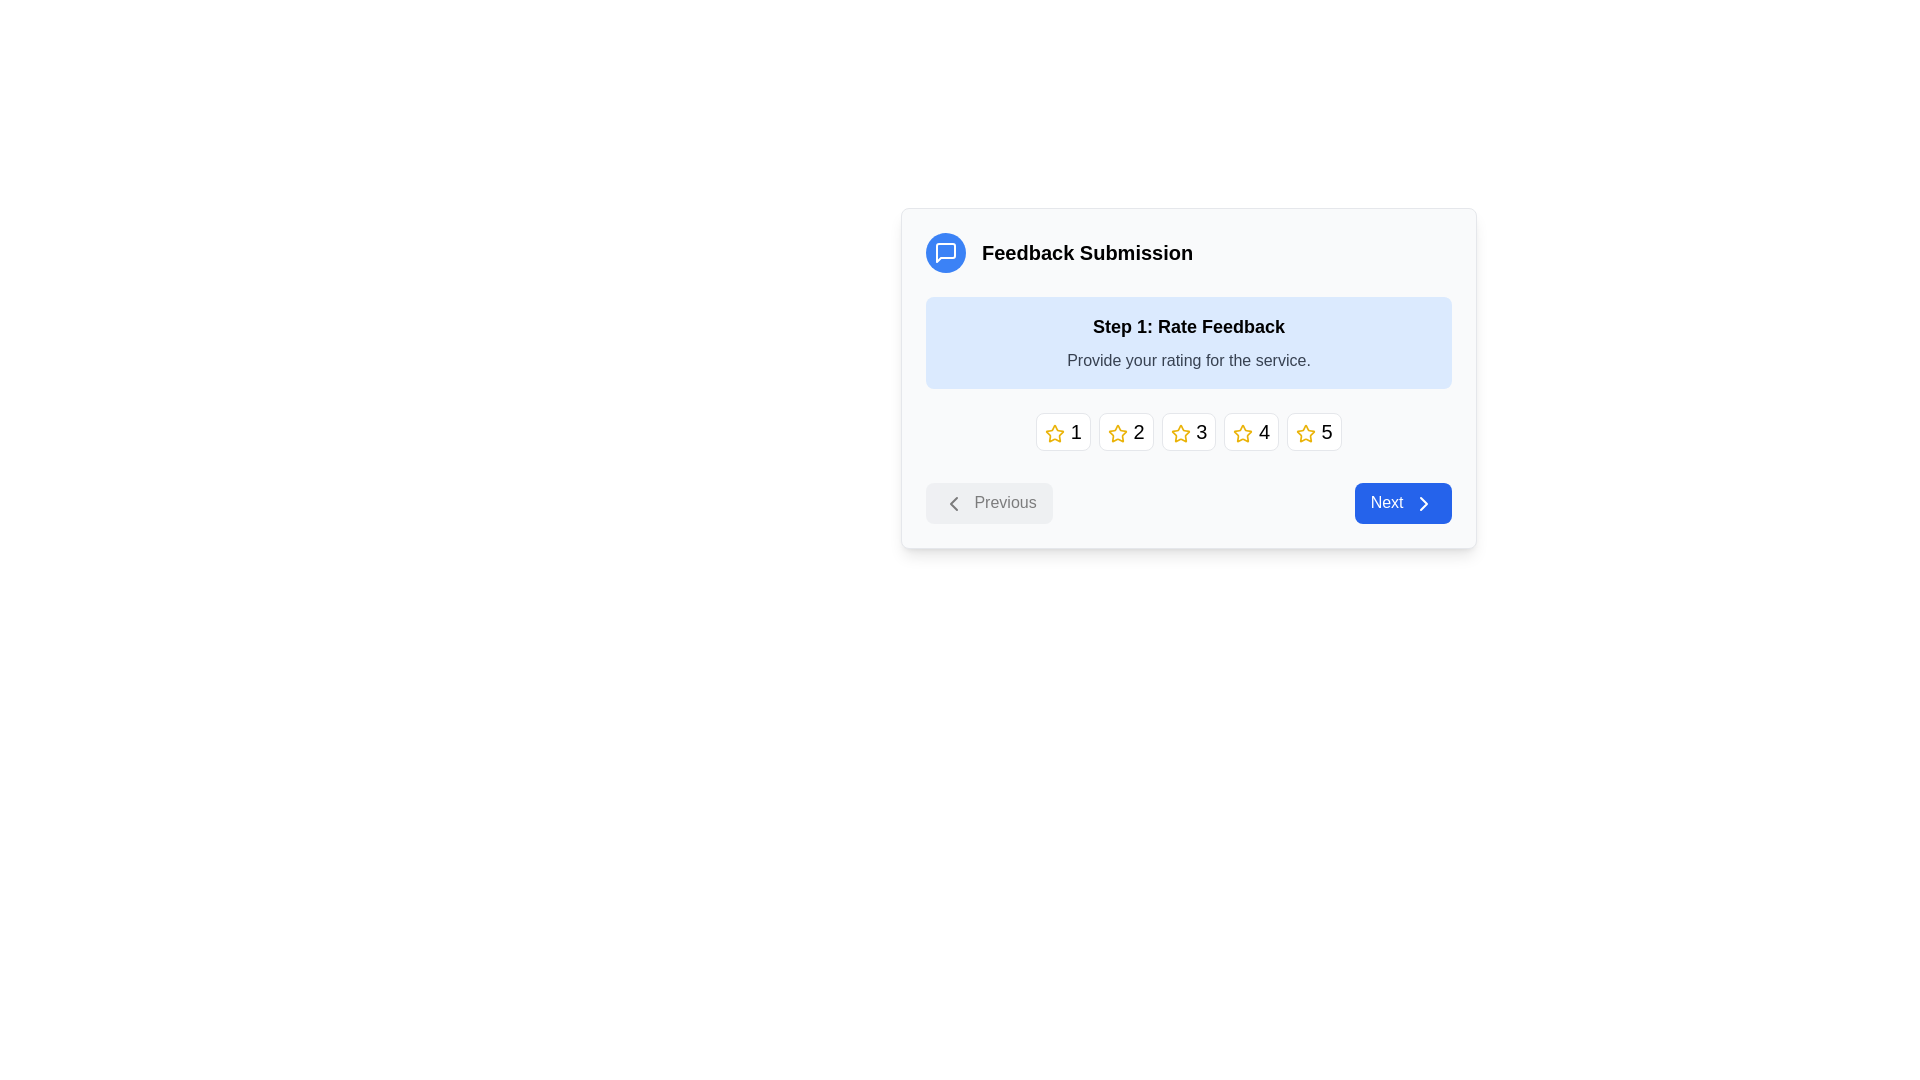  Describe the element at coordinates (1423, 501) in the screenshot. I see `the chevron arrow icon located to the right of the 'Next' button in the bottom-right corner of the feedback submission form as a visual cue for advancing to the next step` at that location.